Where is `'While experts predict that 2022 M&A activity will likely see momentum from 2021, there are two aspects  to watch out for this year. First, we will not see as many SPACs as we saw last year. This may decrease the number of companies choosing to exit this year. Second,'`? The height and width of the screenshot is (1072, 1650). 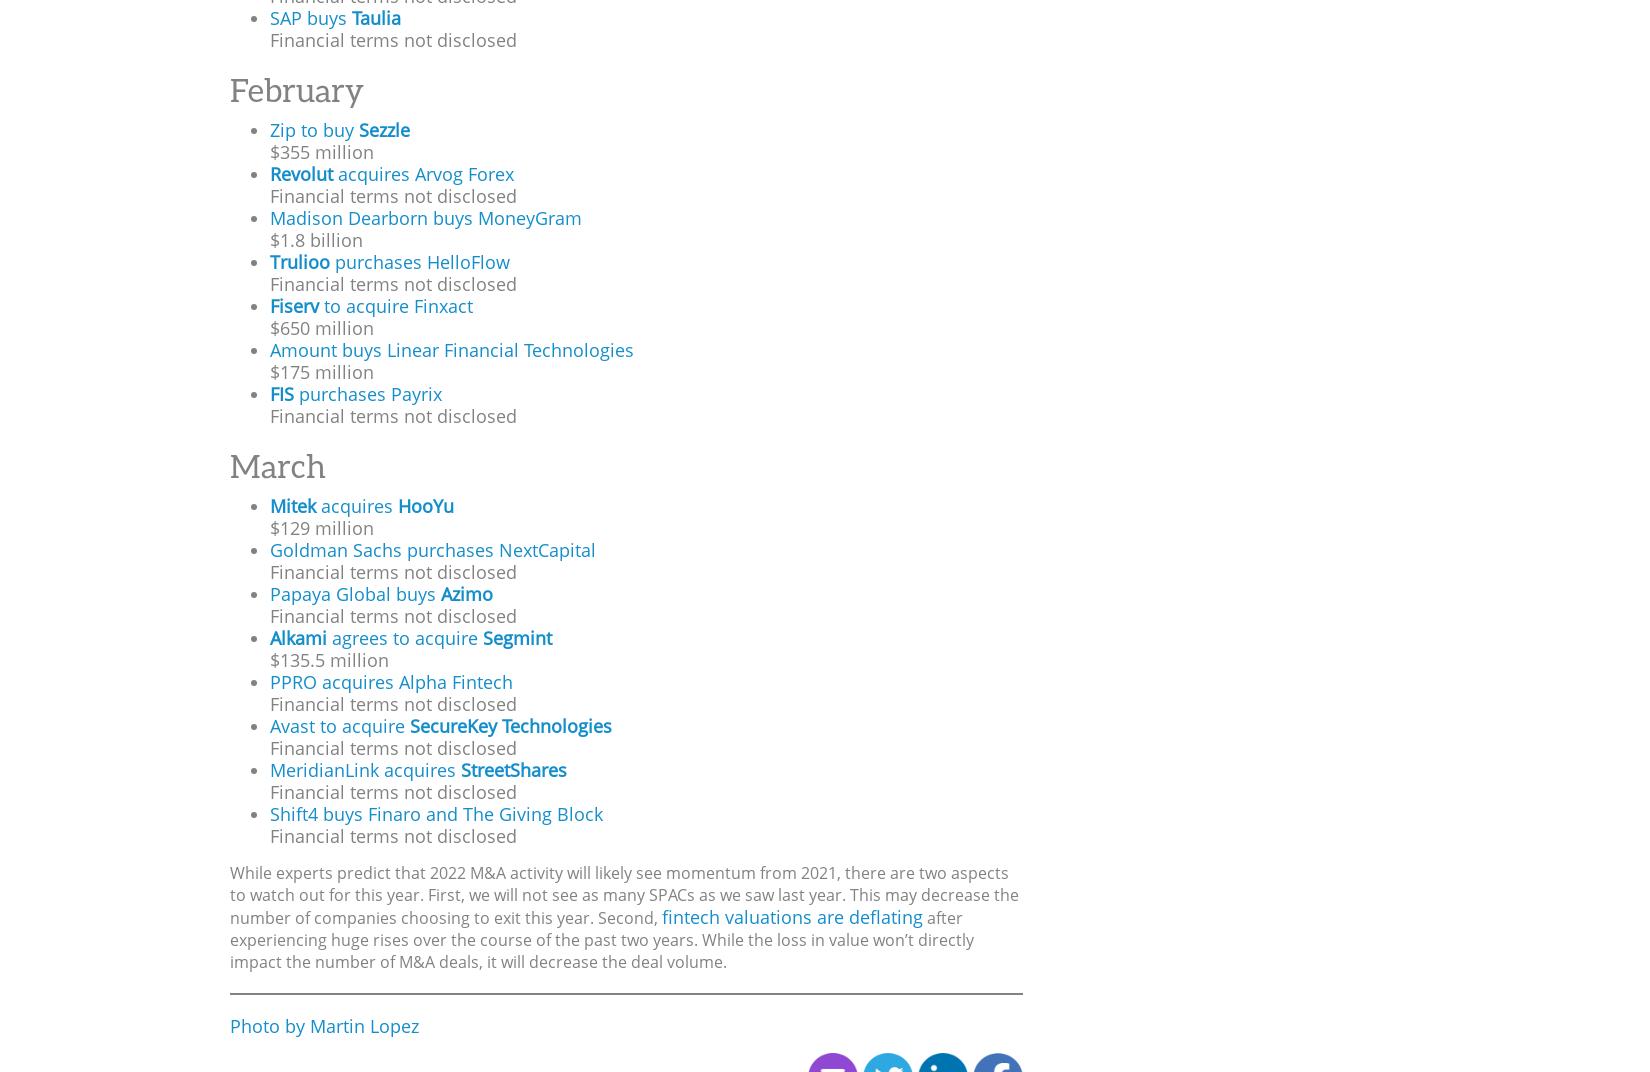
'While experts predict that 2022 M&A activity will likely see momentum from 2021, there are two aspects  to watch out for this year. First, we will not see as many SPACs as we saw last year. This may decrease the number of companies choosing to exit this year. Second,' is located at coordinates (623, 895).